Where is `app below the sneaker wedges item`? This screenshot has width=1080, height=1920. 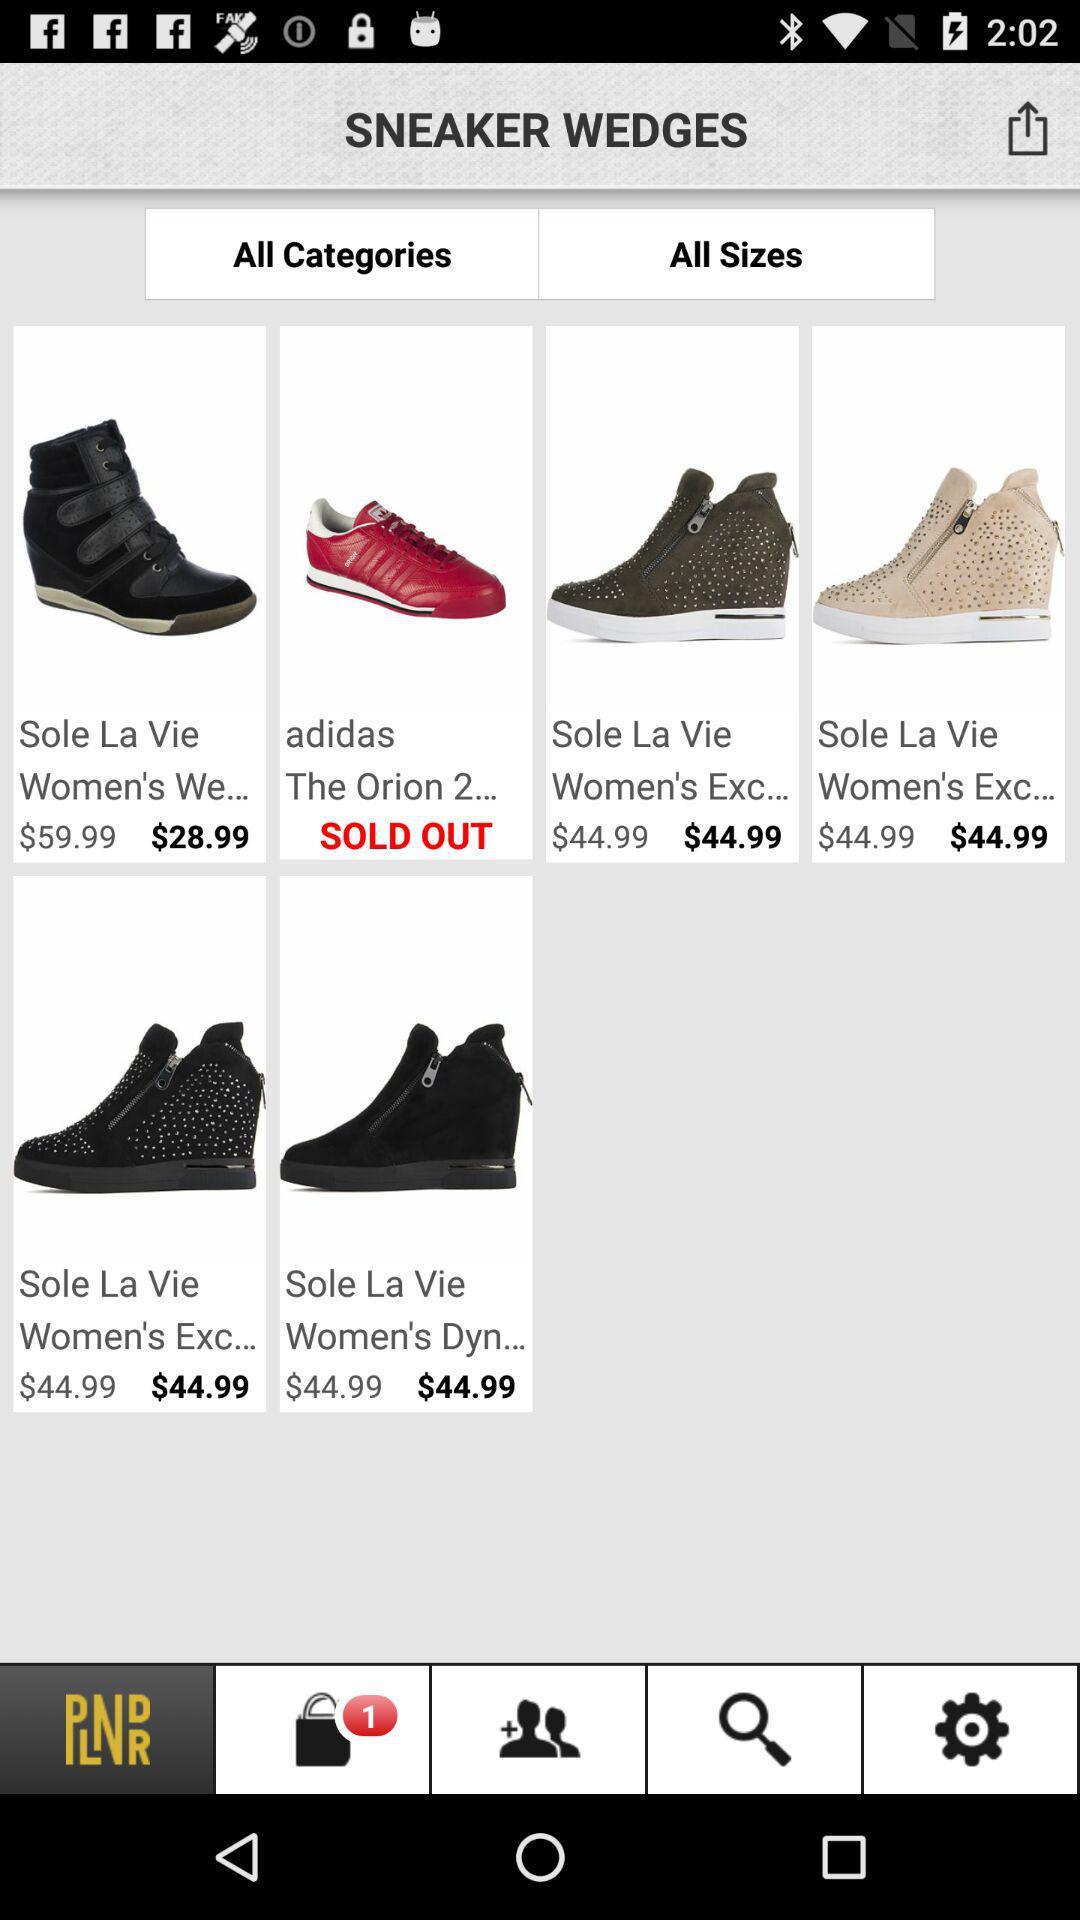 app below the sneaker wedges item is located at coordinates (736, 252).